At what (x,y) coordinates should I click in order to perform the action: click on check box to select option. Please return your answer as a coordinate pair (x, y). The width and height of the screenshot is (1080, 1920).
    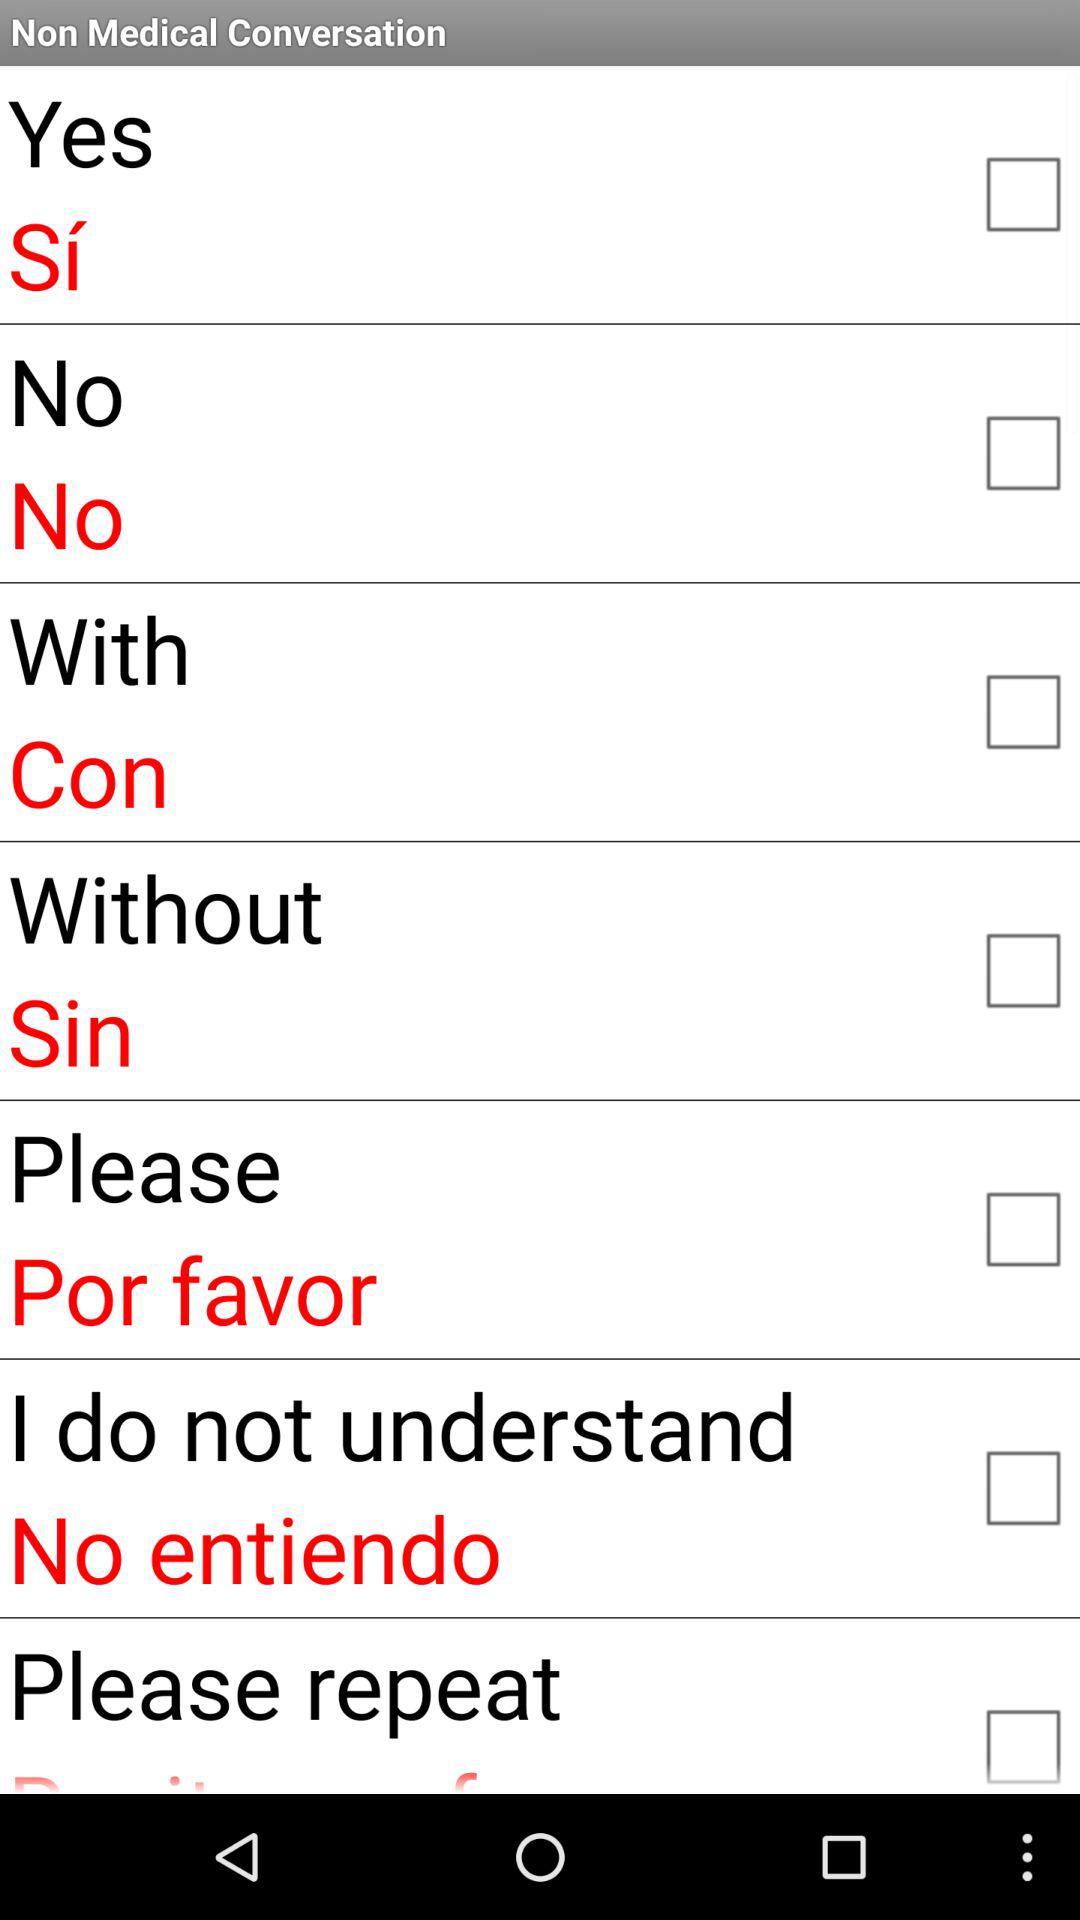
    Looking at the image, I should click on (1022, 192).